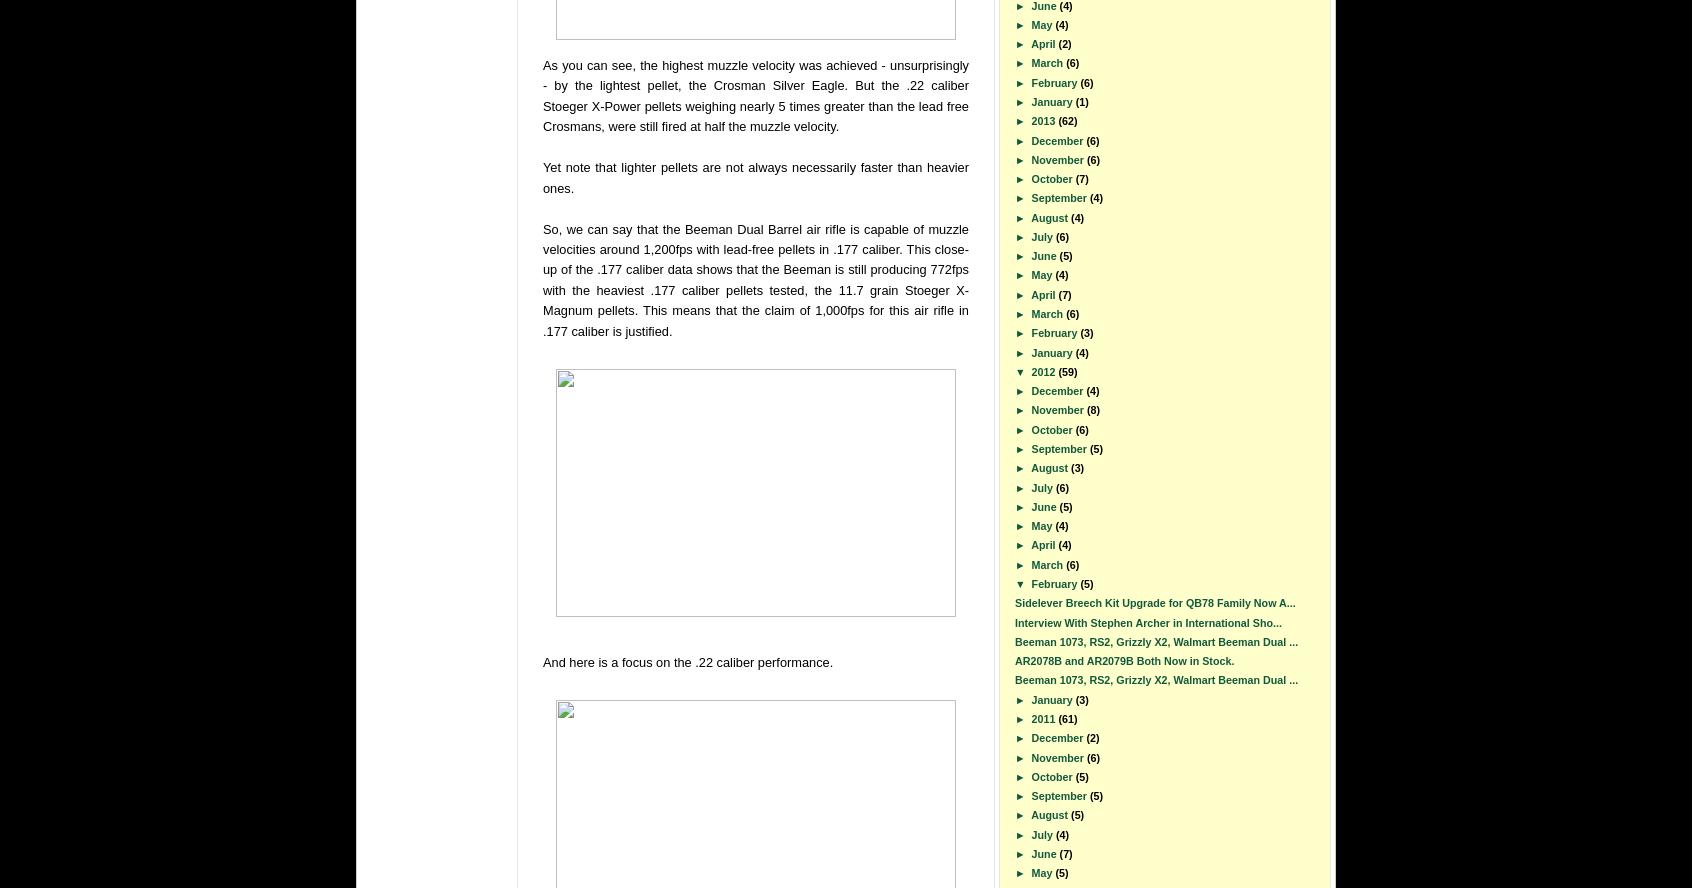  What do you see at coordinates (1074, 99) in the screenshot?
I see `'(1)'` at bounding box center [1074, 99].